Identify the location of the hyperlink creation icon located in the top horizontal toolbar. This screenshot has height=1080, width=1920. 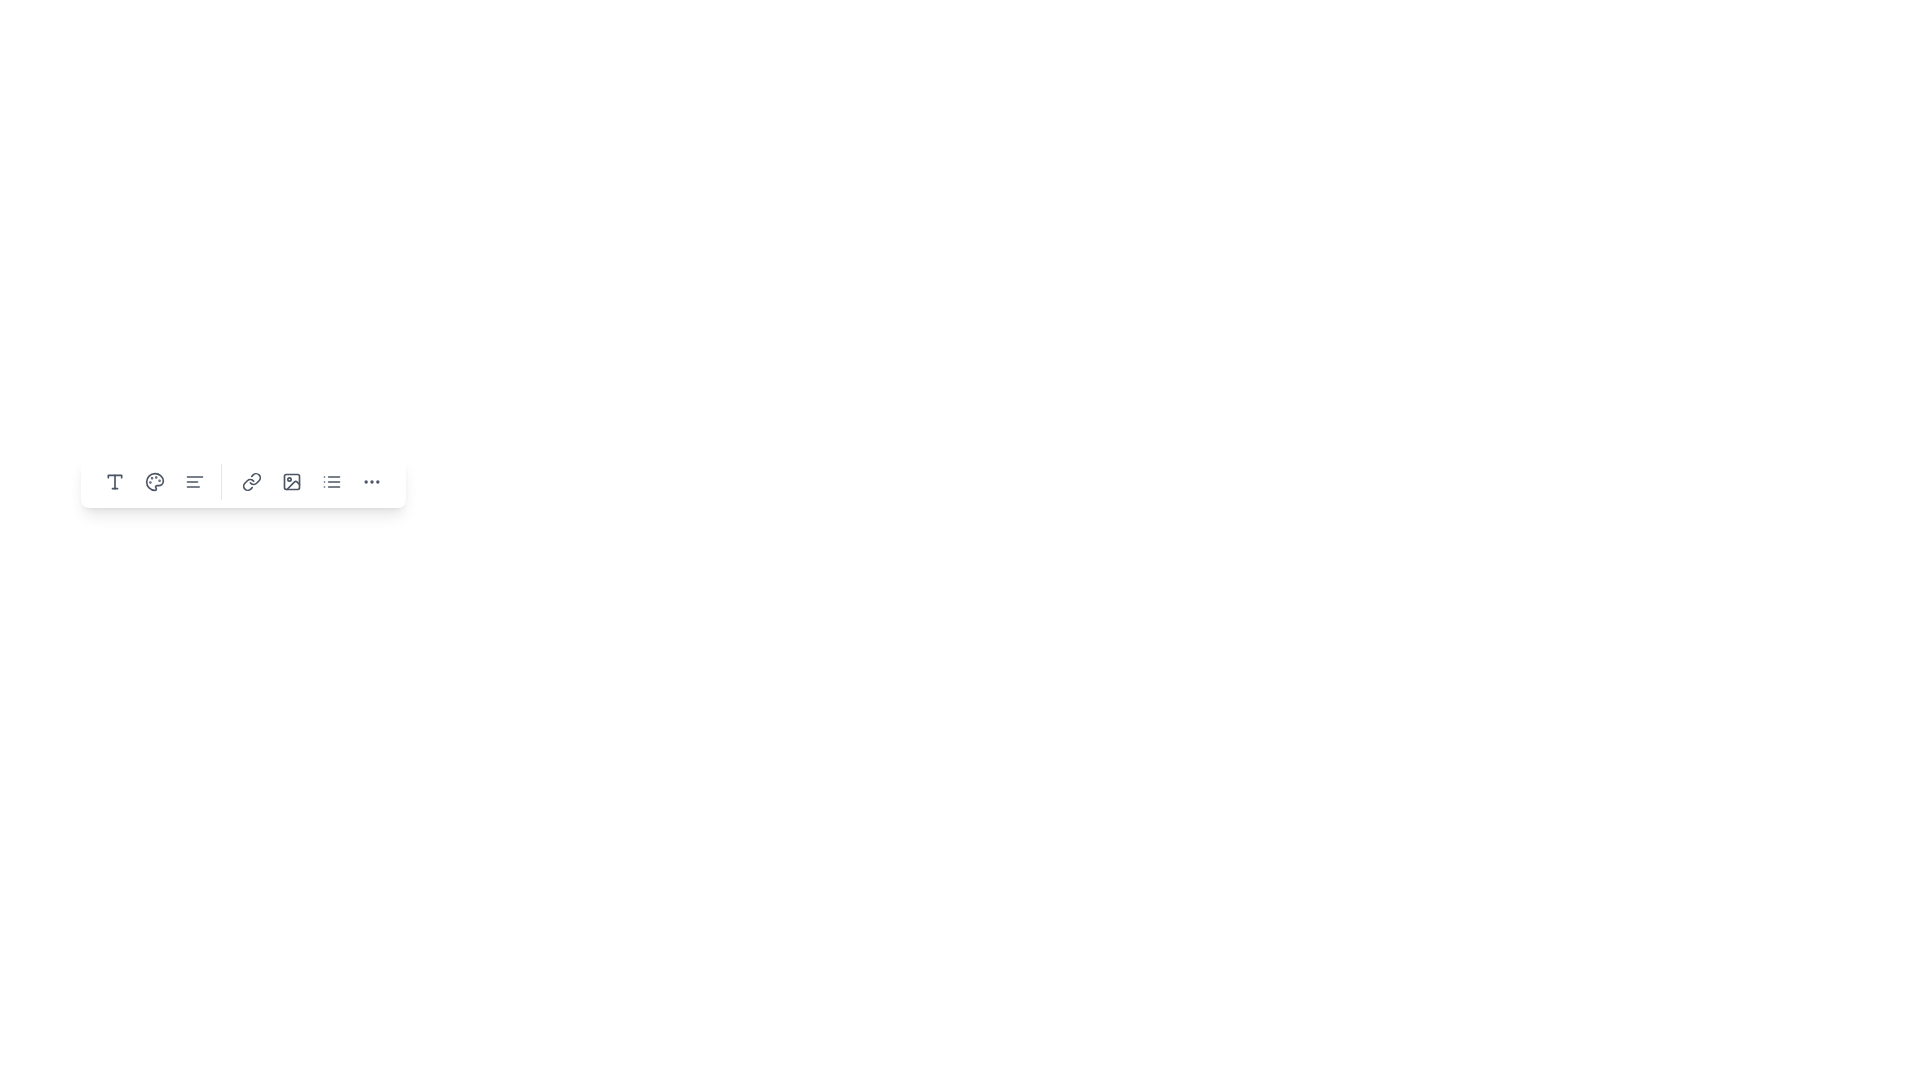
(251, 482).